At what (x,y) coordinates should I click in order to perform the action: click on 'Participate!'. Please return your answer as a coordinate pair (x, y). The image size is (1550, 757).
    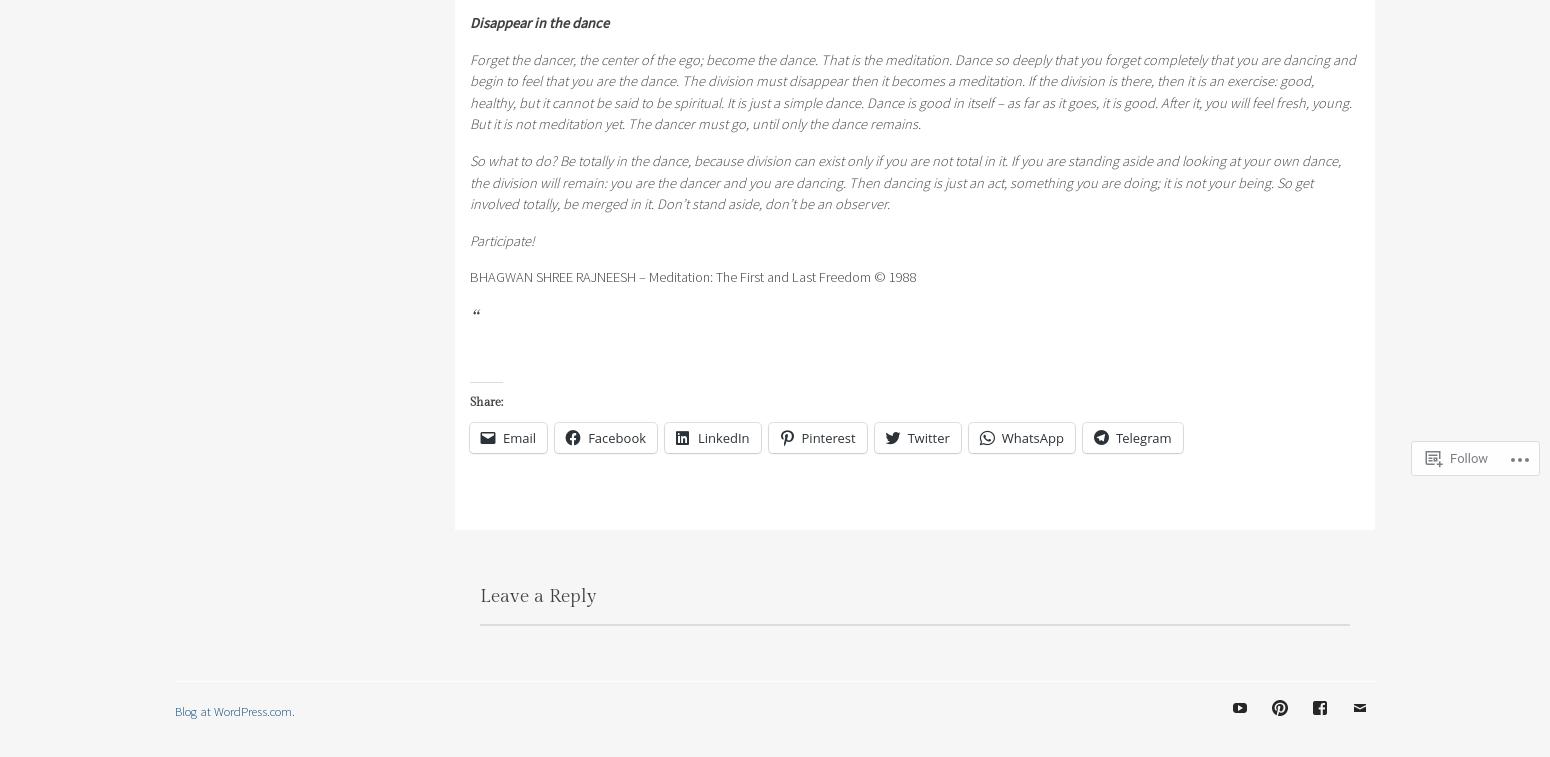
    Looking at the image, I should click on (501, 238).